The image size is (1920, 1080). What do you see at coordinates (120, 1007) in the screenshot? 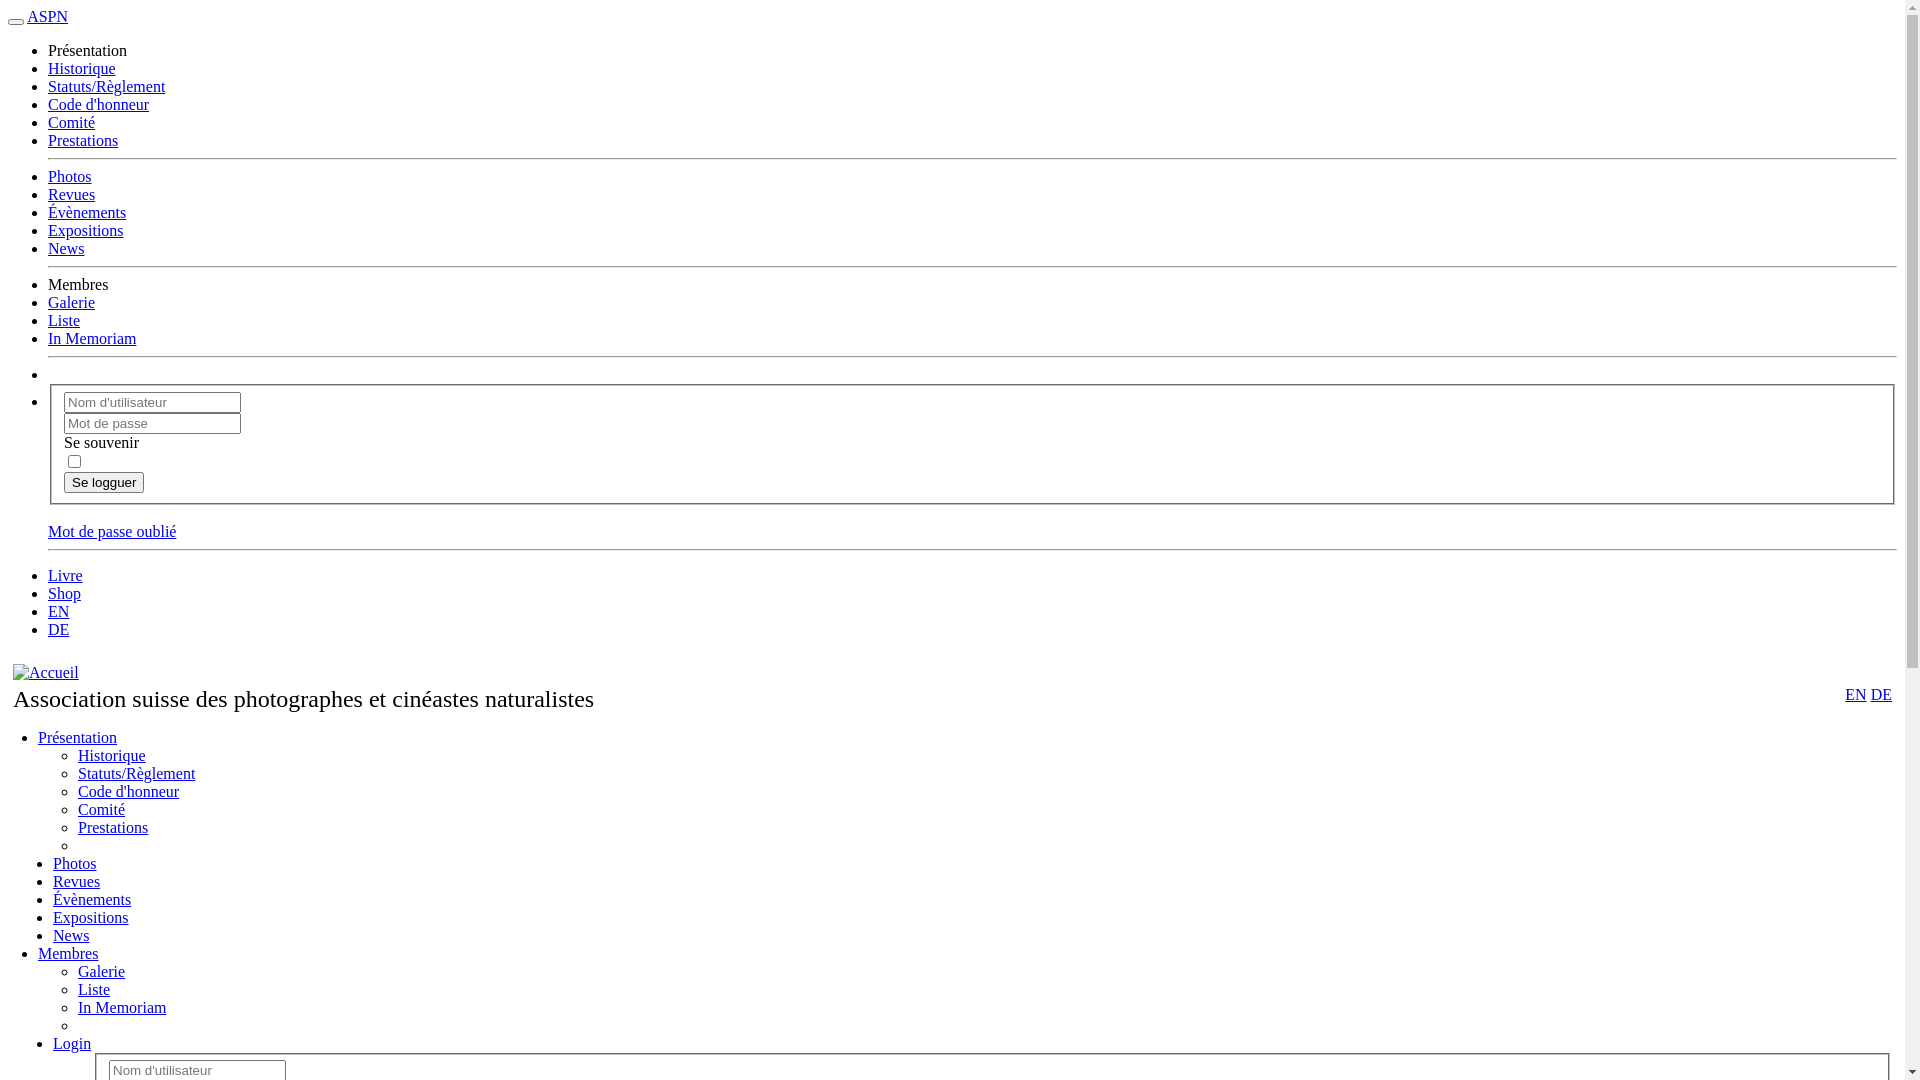
I see `'In Memoriam'` at bounding box center [120, 1007].